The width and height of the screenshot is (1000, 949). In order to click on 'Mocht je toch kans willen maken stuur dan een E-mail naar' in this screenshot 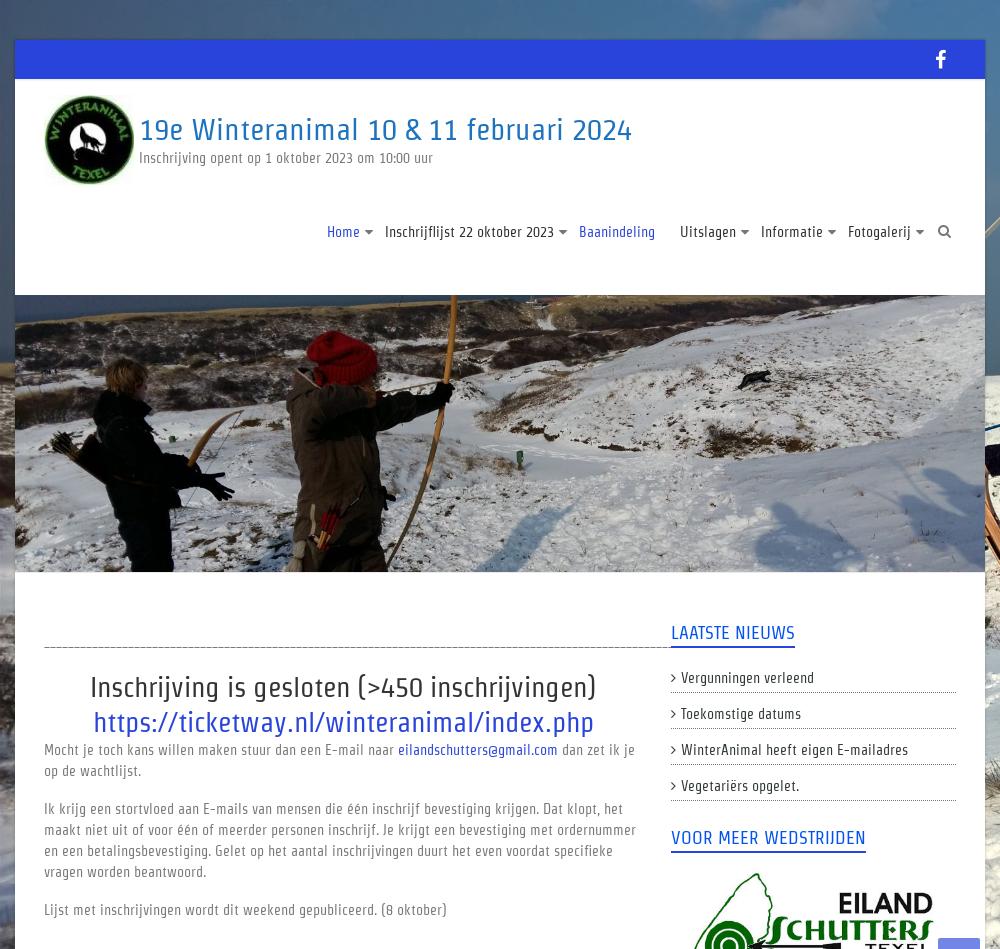, I will do `click(44, 749)`.